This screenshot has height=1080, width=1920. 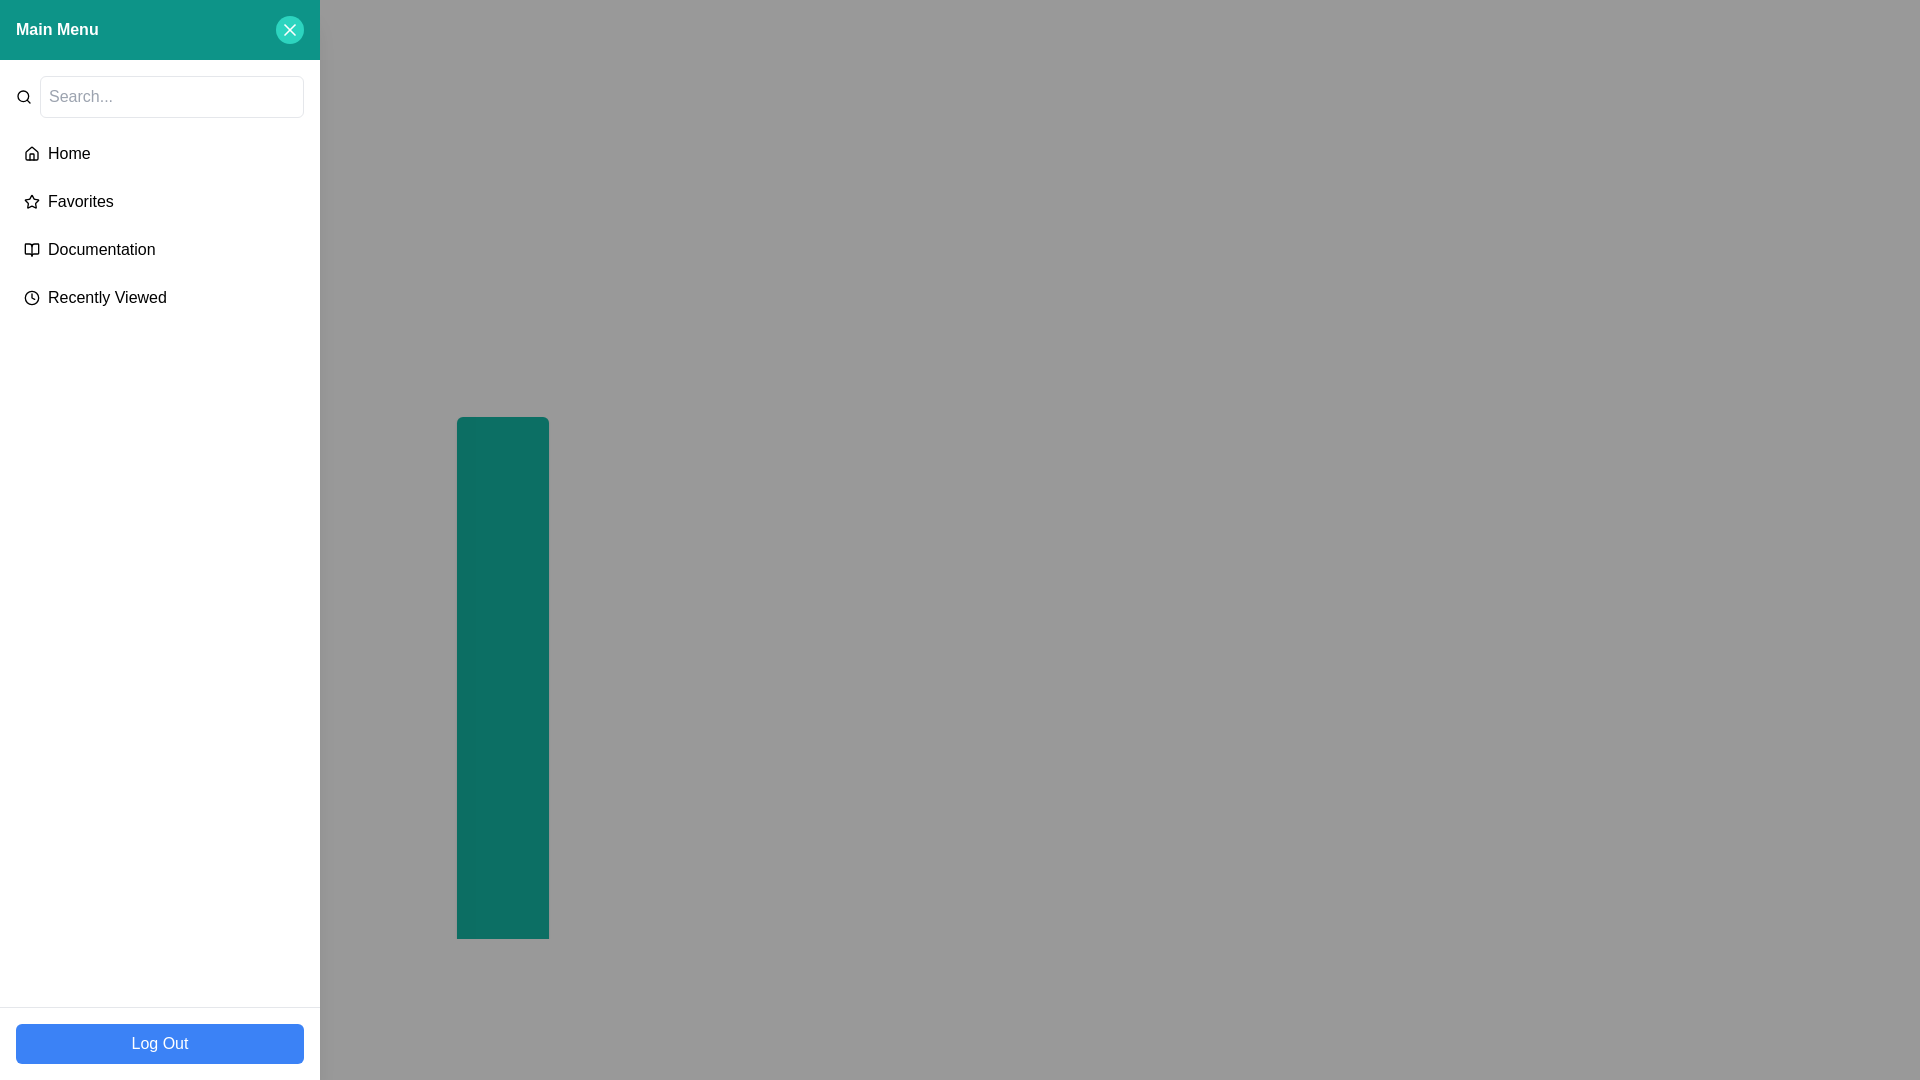 What do you see at coordinates (158, 1043) in the screenshot?
I see `the blue rectangular button labeled 'Log Out' at the bottom of the sidebar` at bounding box center [158, 1043].